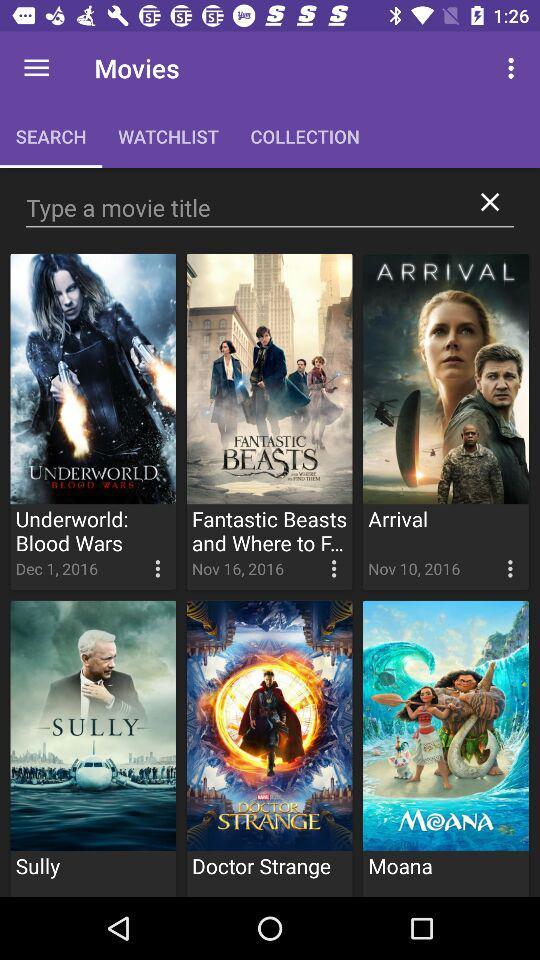  I want to click on the close icon, so click(489, 202).